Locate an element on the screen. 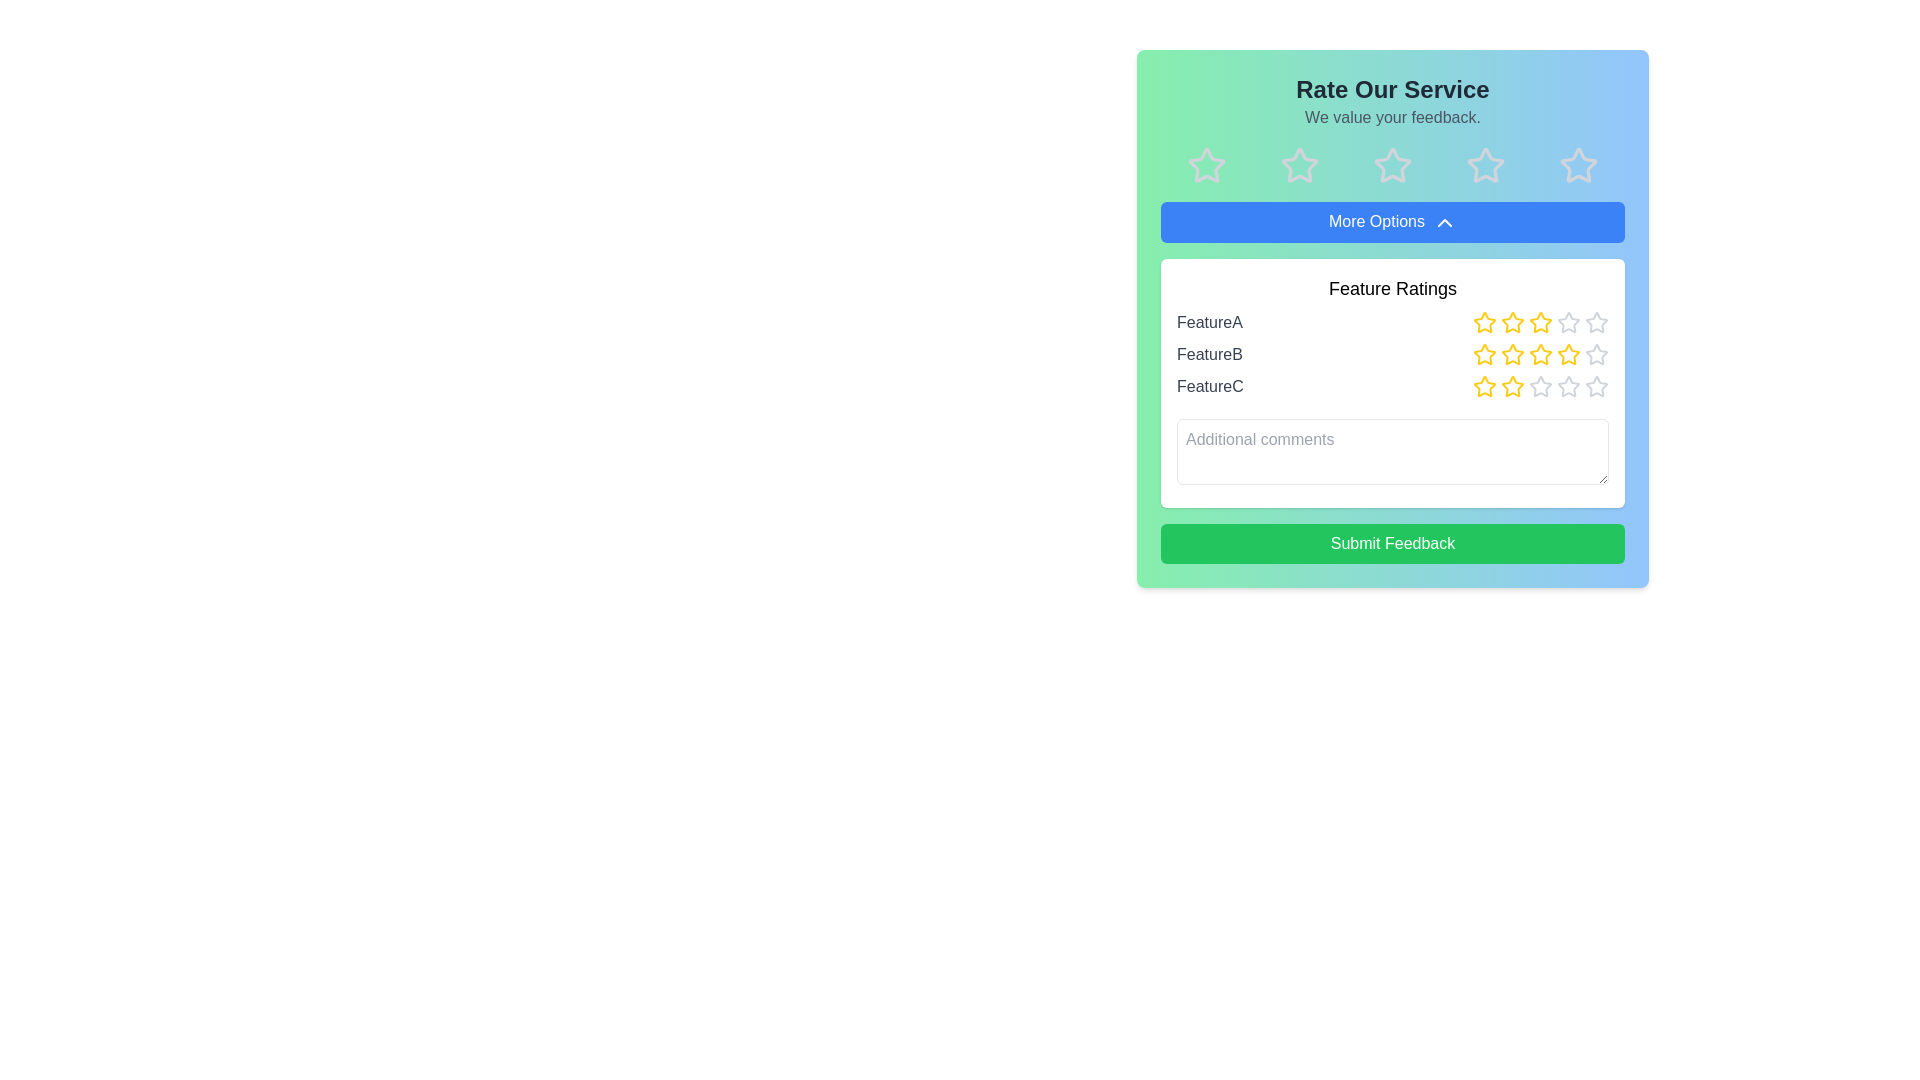  the fourth yellow star icon in the third row of the star rating section under 'FeatureB' is located at coordinates (1568, 353).